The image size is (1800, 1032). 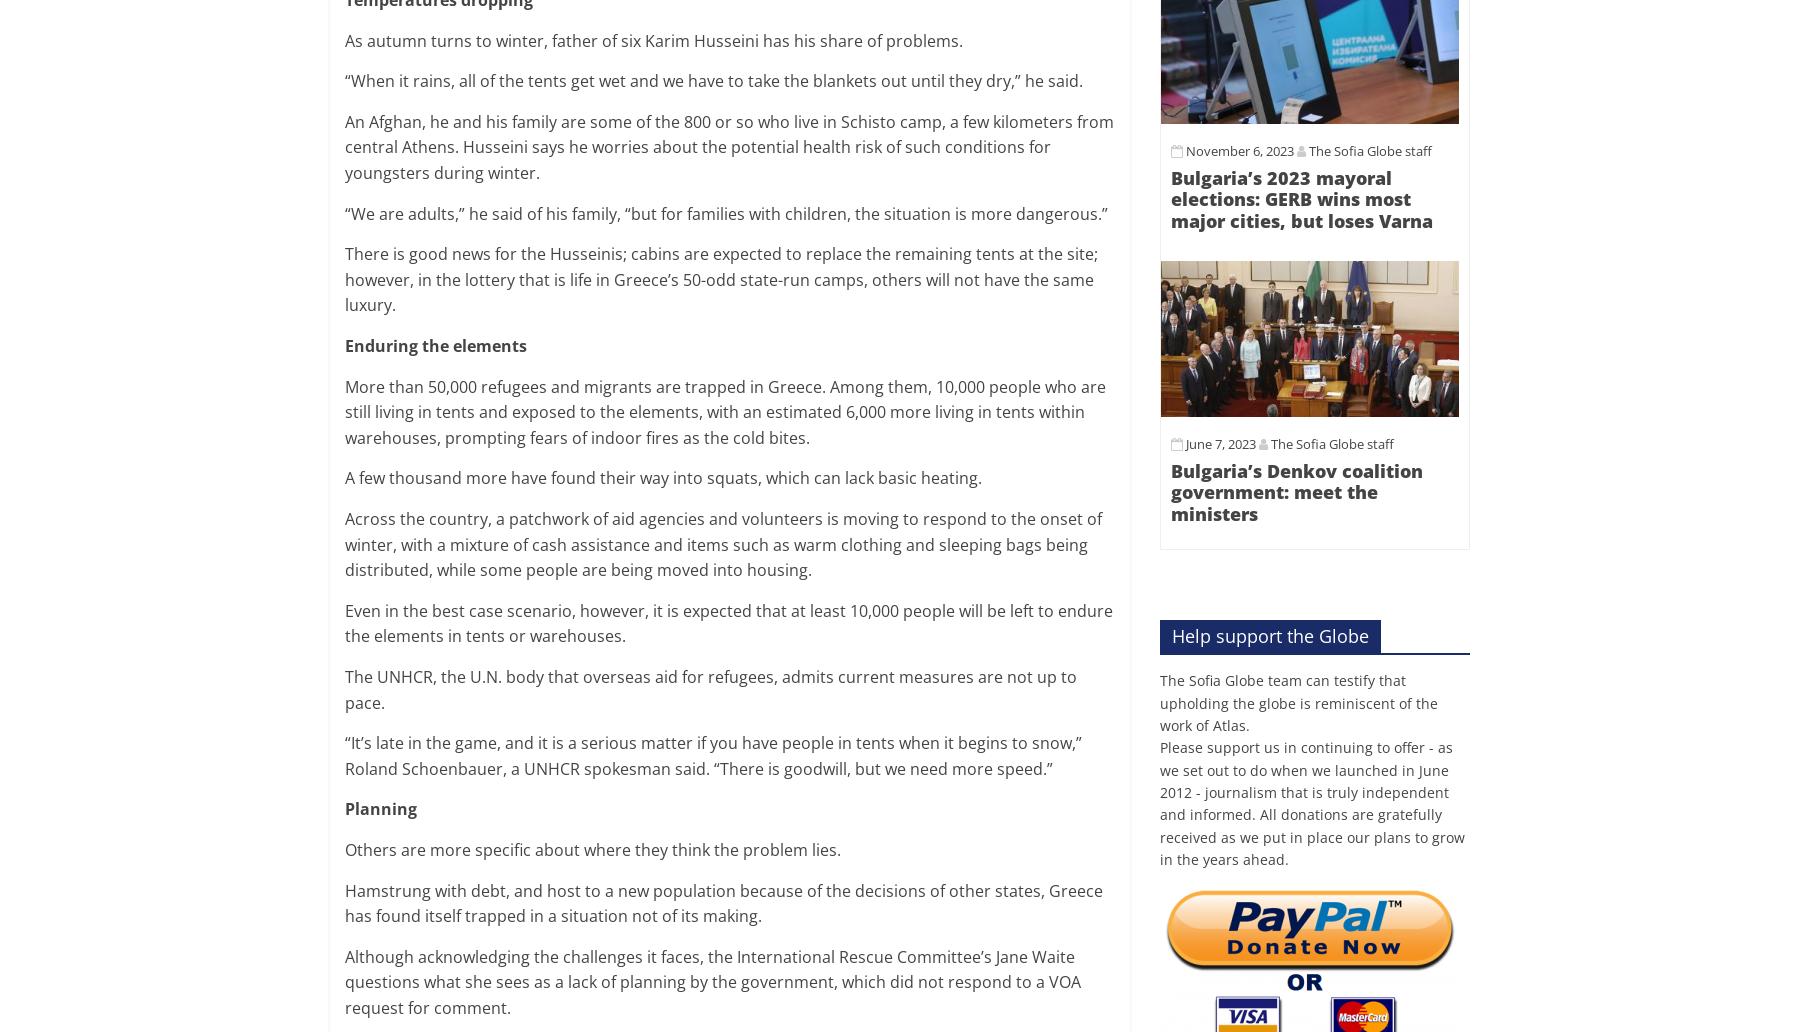 What do you see at coordinates (1299, 701) in the screenshot?
I see `'The Sofia Globe team can testify that upholding the globe is reminiscent of the work of Atlas.'` at bounding box center [1299, 701].